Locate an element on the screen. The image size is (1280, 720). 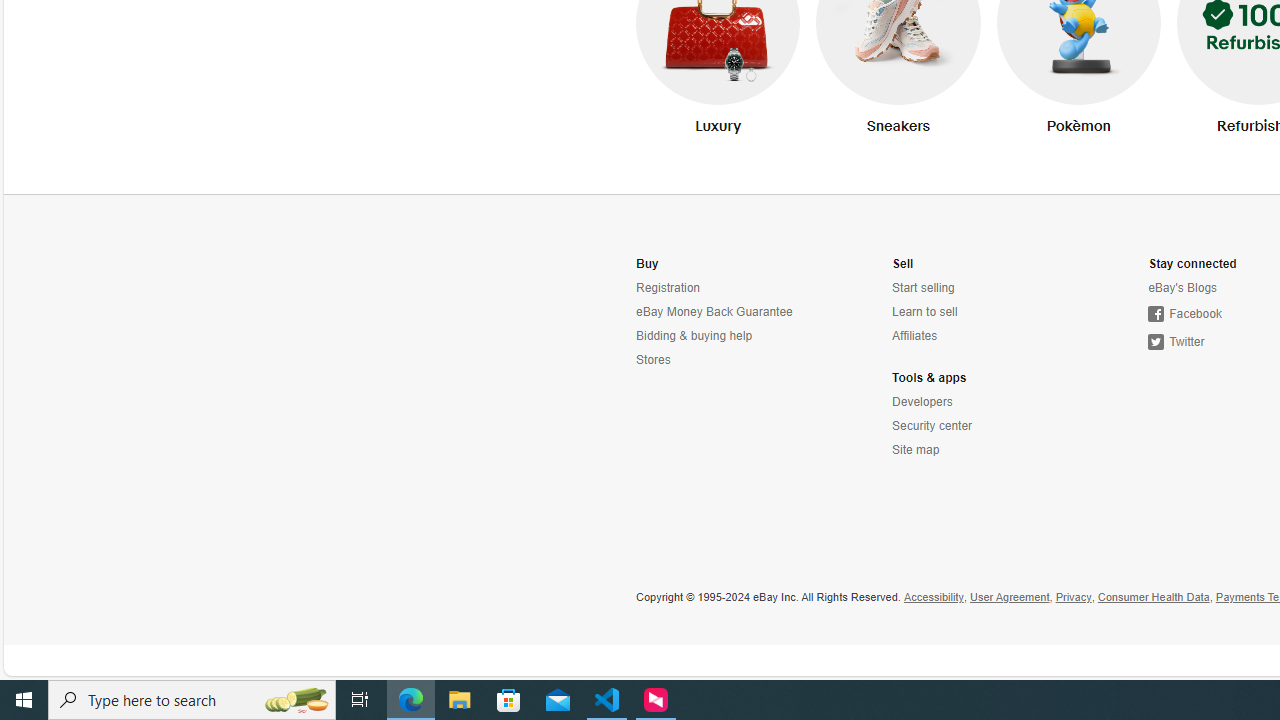
'Security center' is located at coordinates (981, 425).